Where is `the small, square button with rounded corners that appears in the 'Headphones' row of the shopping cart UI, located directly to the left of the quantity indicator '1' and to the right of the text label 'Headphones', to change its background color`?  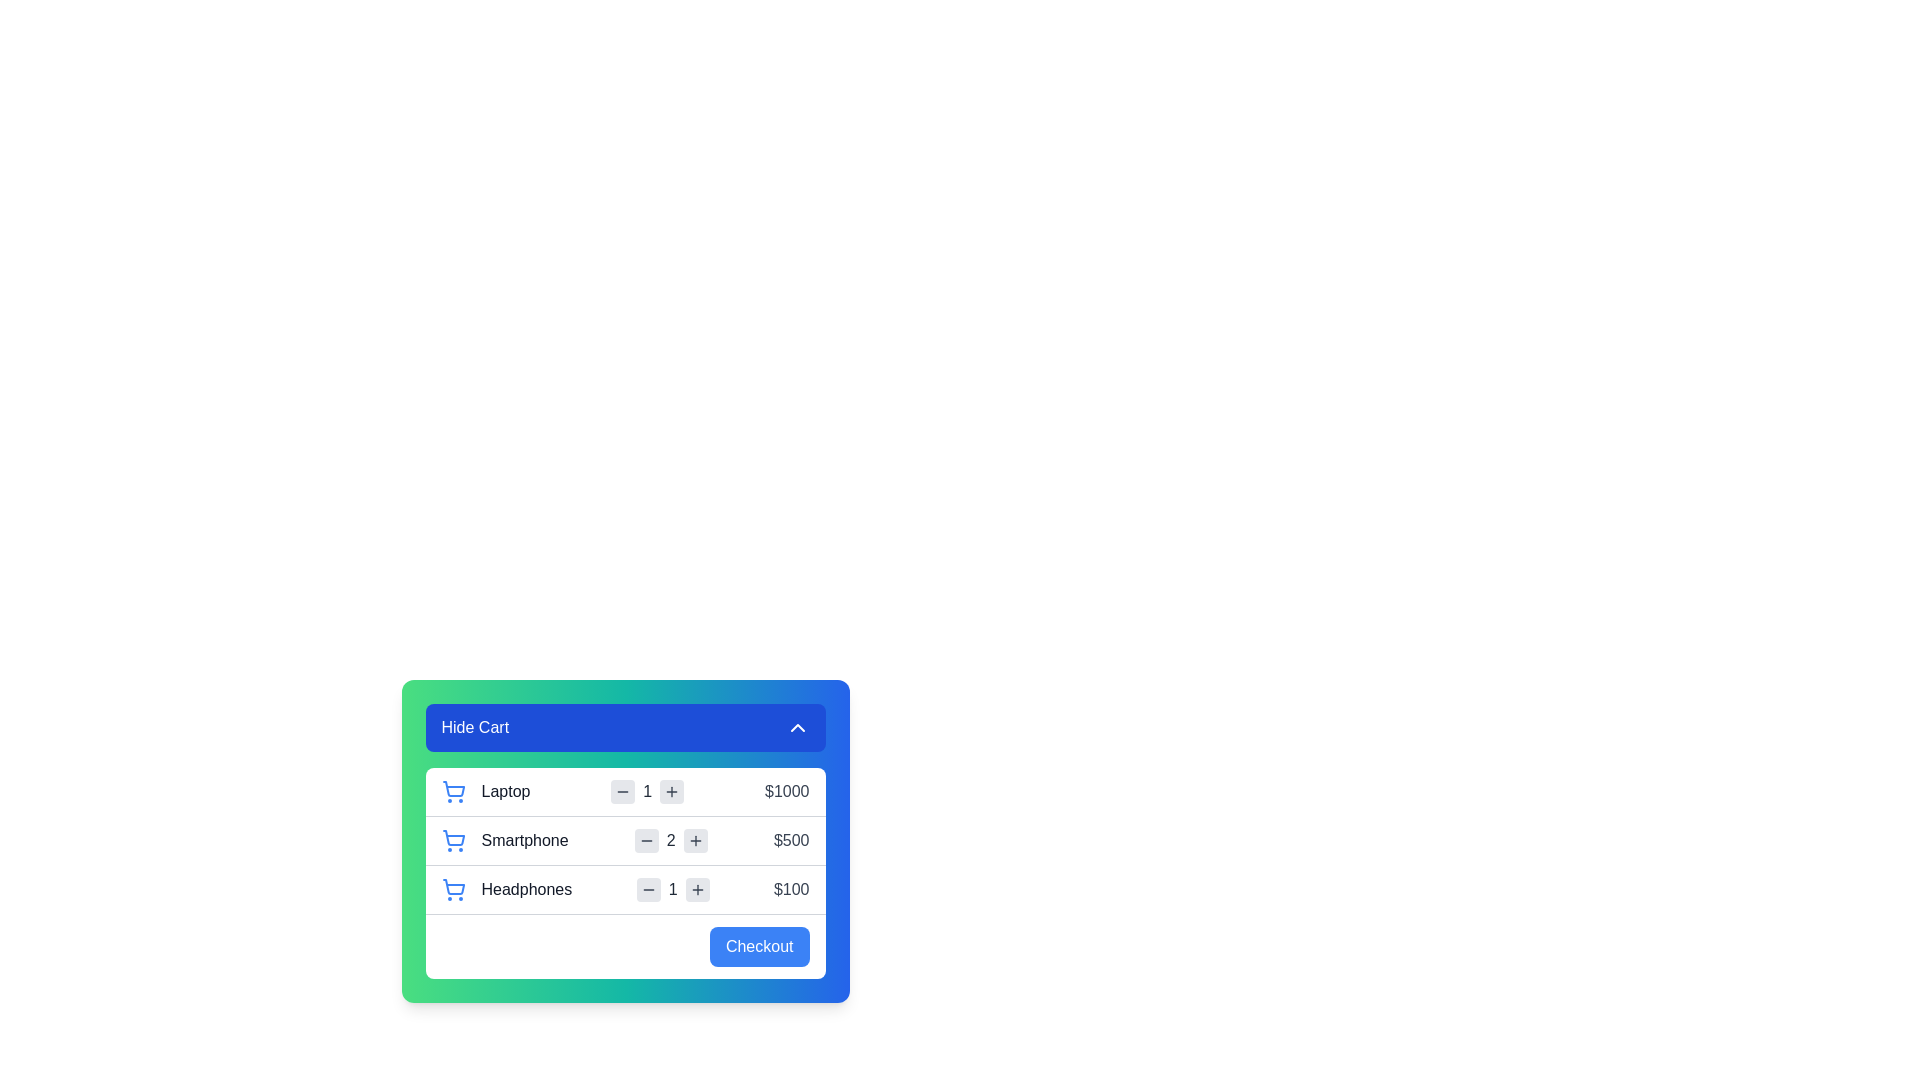
the small, square button with rounded corners that appears in the 'Headphones' row of the shopping cart UI, located directly to the left of the quantity indicator '1' and to the right of the text label 'Headphones', to change its background color is located at coordinates (648, 889).